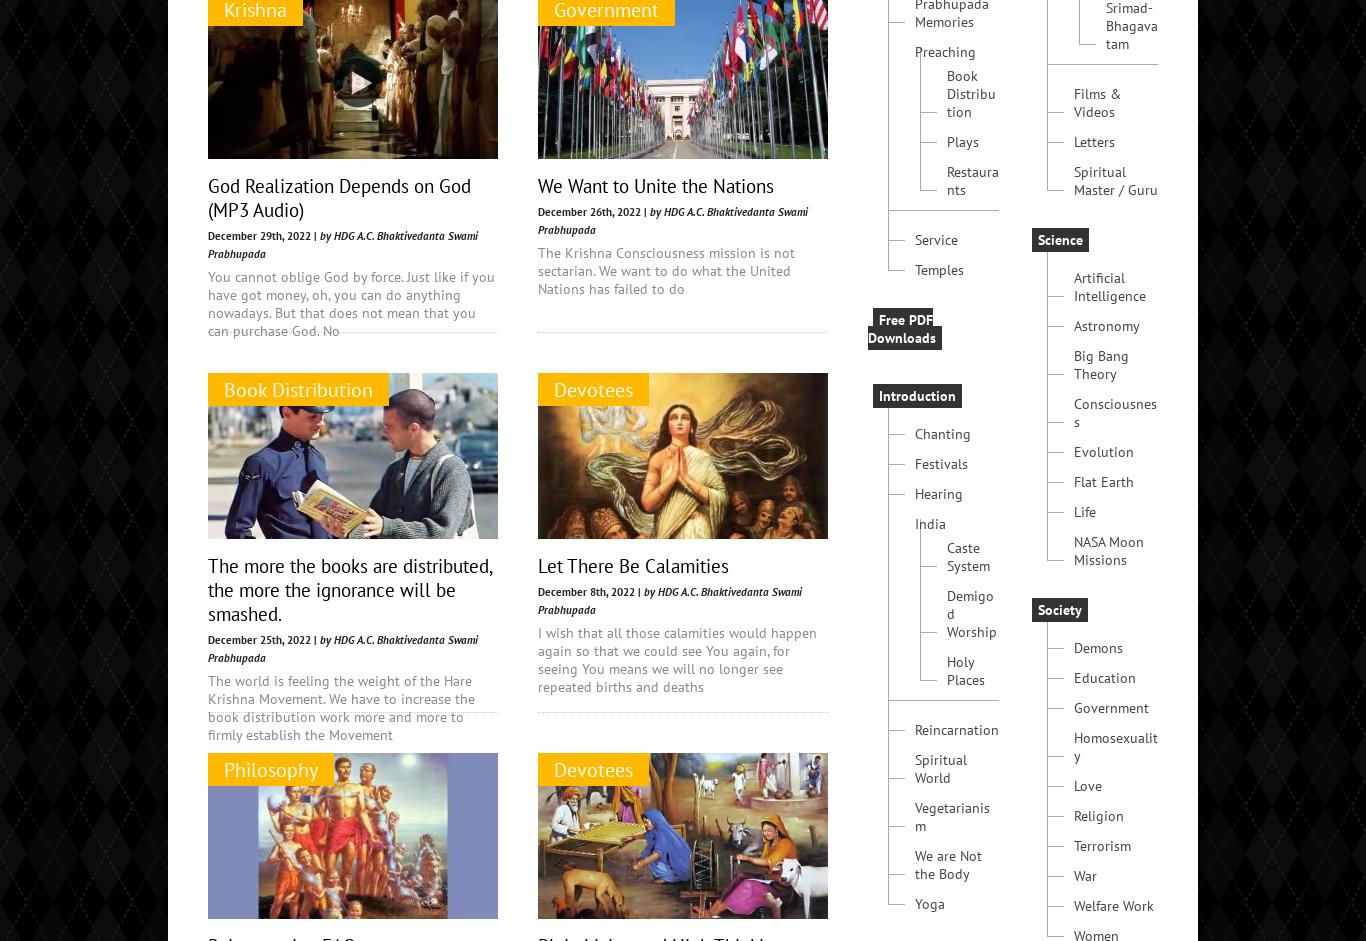 The height and width of the screenshot is (941, 1366). I want to click on 'Artificial Intelligence', so click(1109, 437).